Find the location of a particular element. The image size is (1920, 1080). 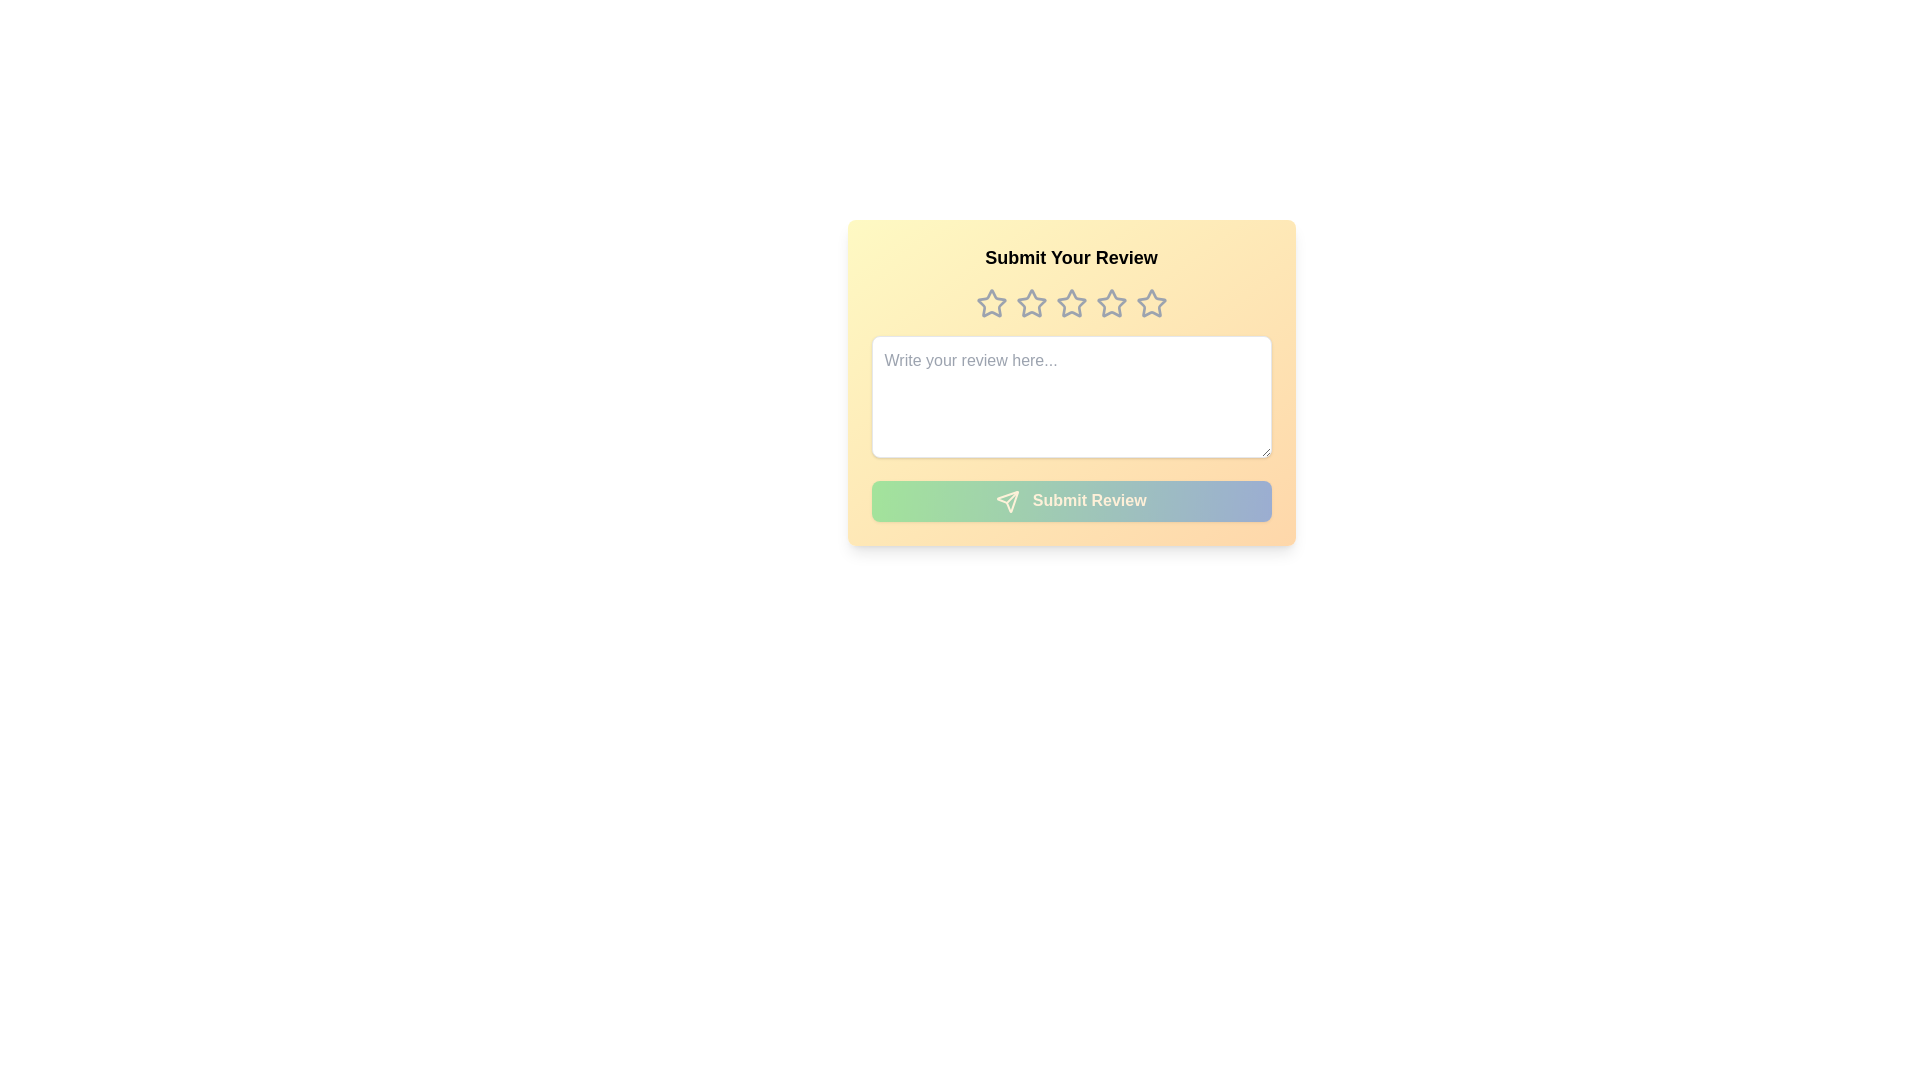

the fifth star-shaped rating icon, which is part of a horizontal row of five stars located near the top of a review submission form is located at coordinates (1151, 304).